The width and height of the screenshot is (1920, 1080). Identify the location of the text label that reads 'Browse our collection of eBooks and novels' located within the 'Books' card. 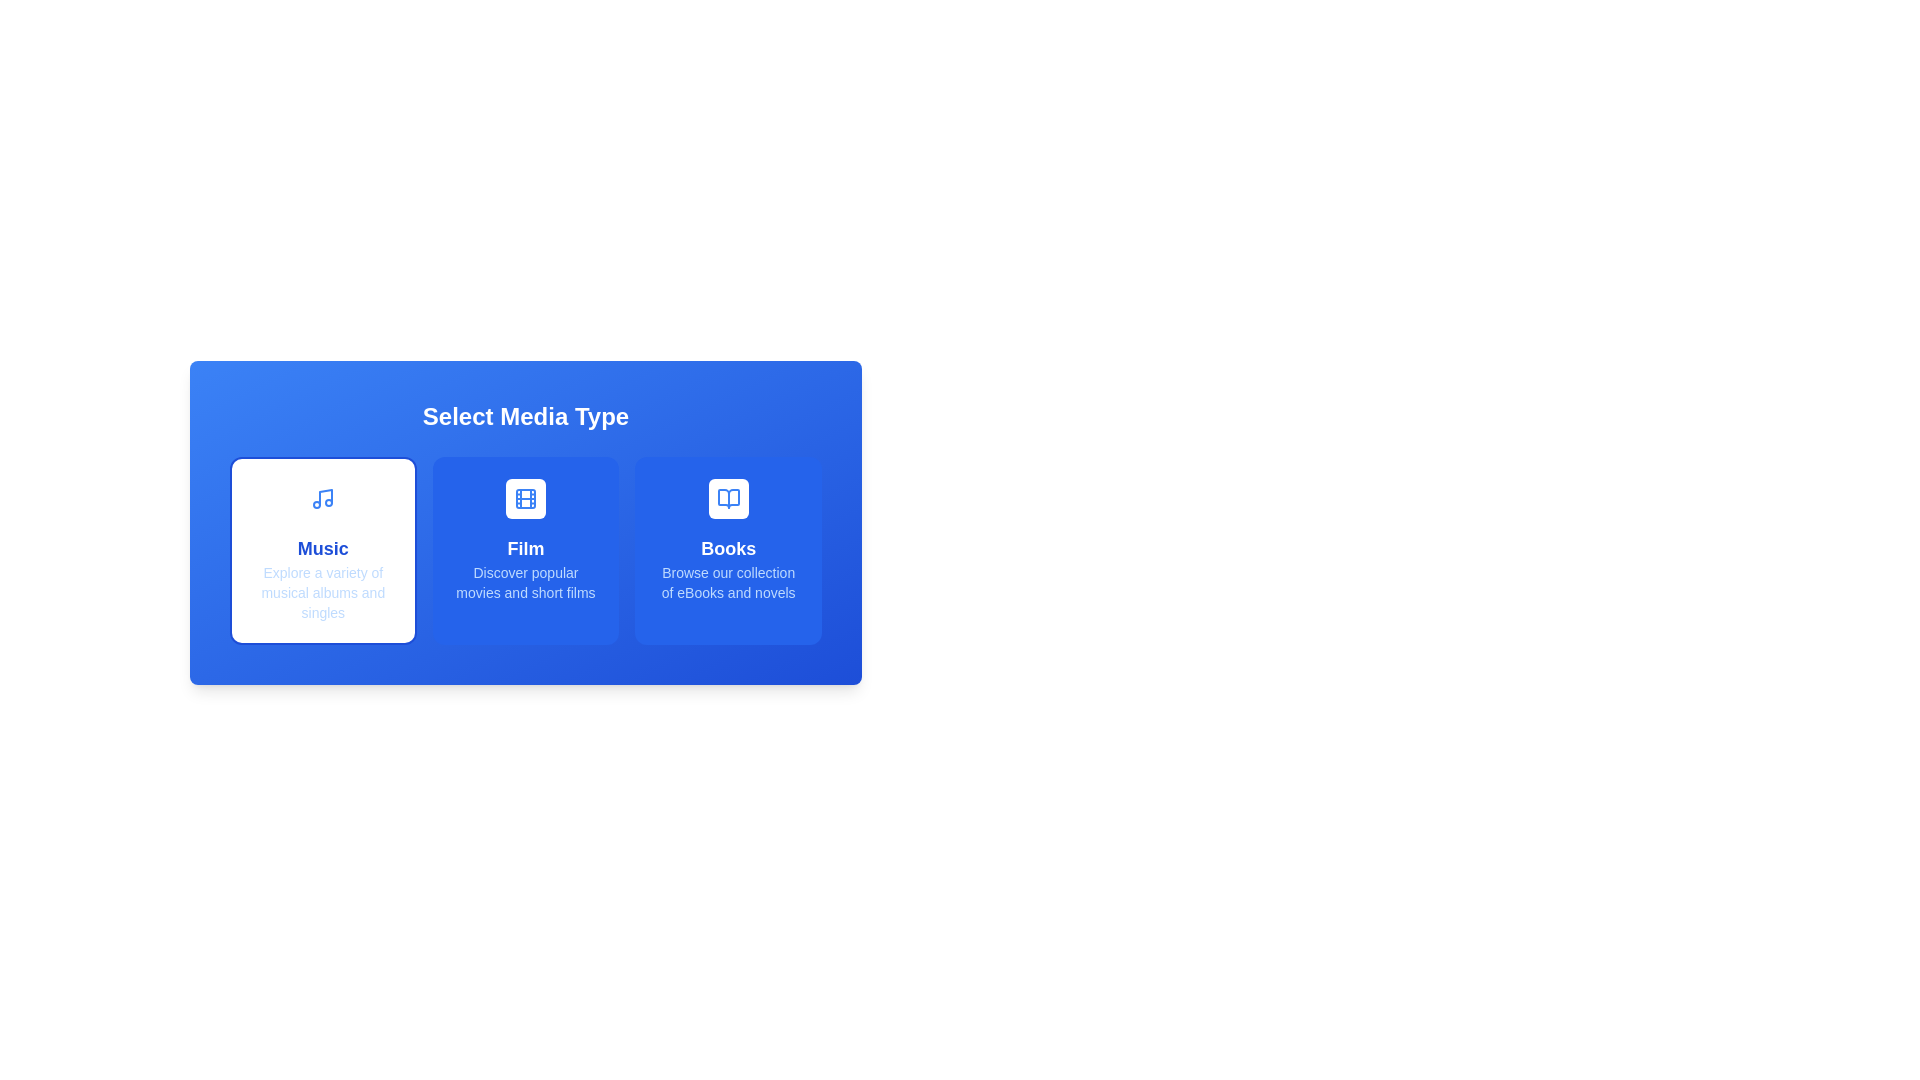
(727, 582).